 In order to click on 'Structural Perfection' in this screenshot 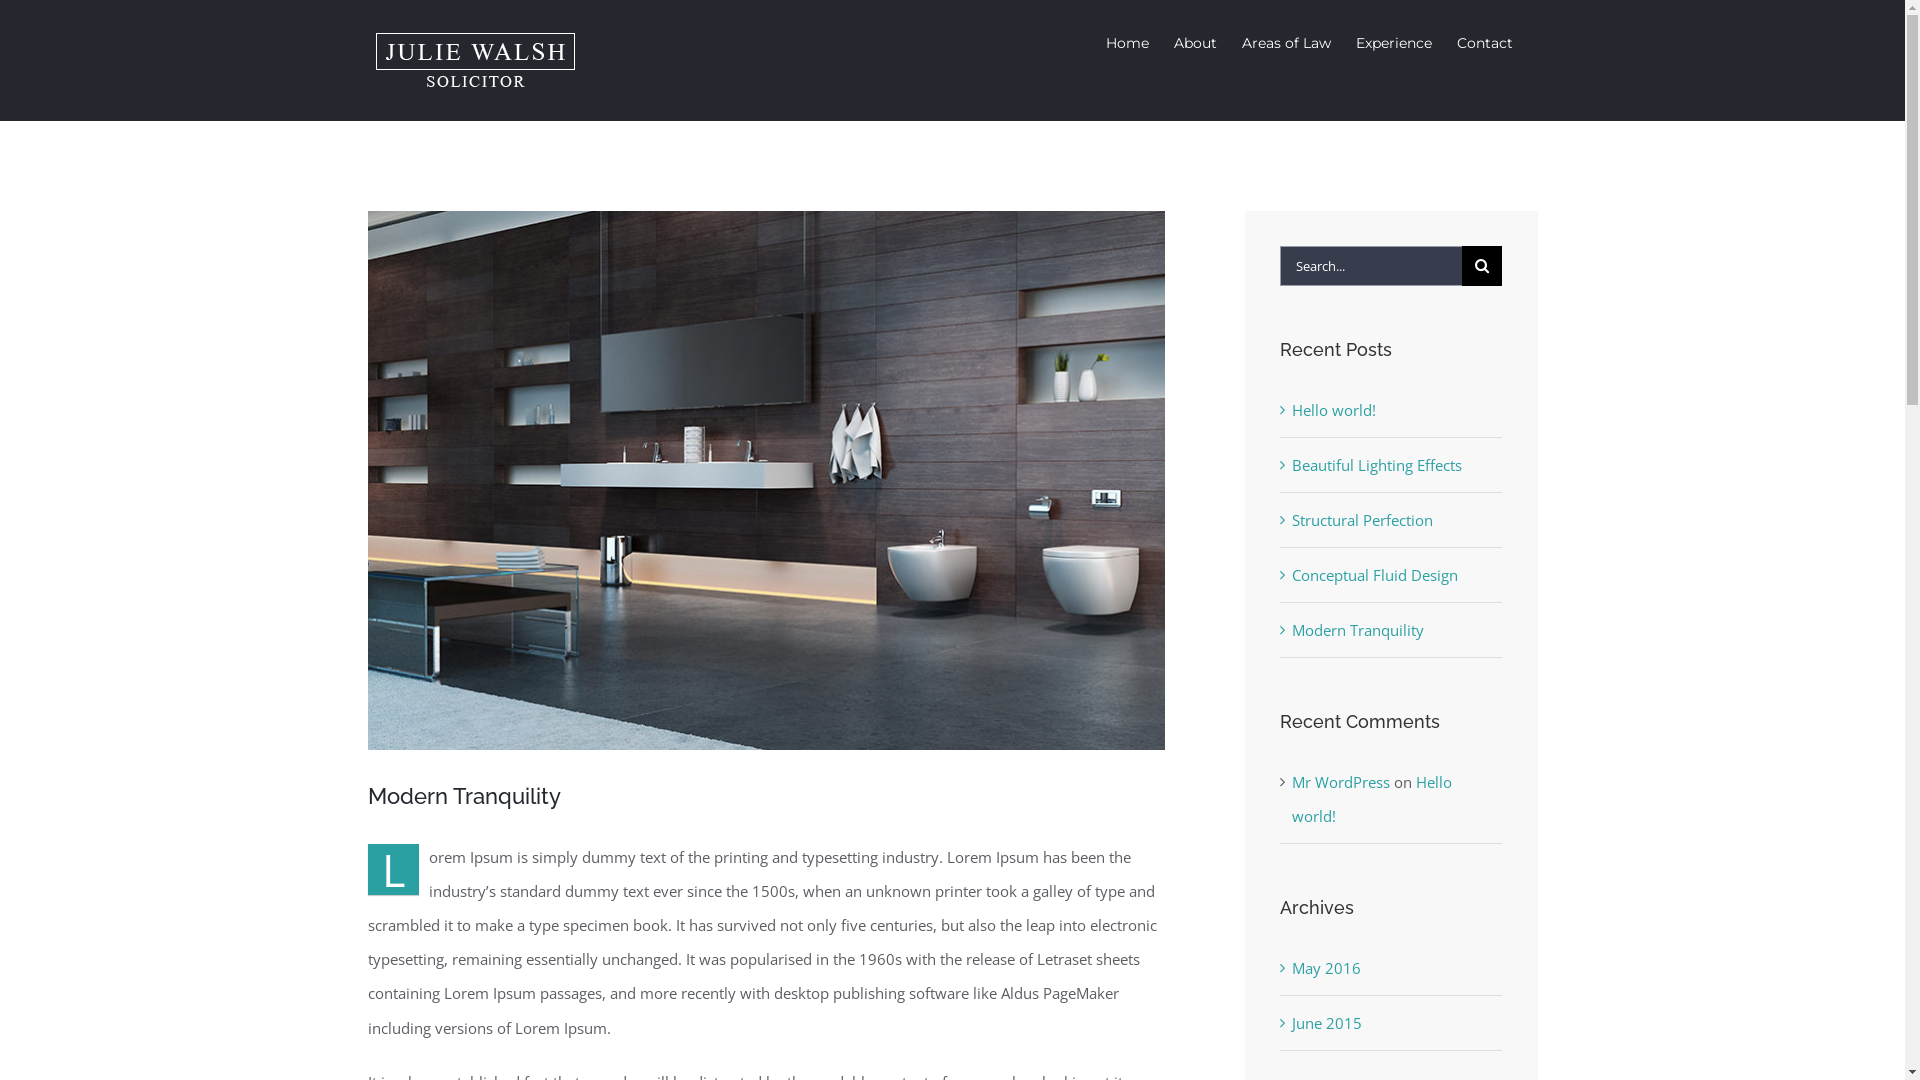, I will do `click(1361, 519)`.